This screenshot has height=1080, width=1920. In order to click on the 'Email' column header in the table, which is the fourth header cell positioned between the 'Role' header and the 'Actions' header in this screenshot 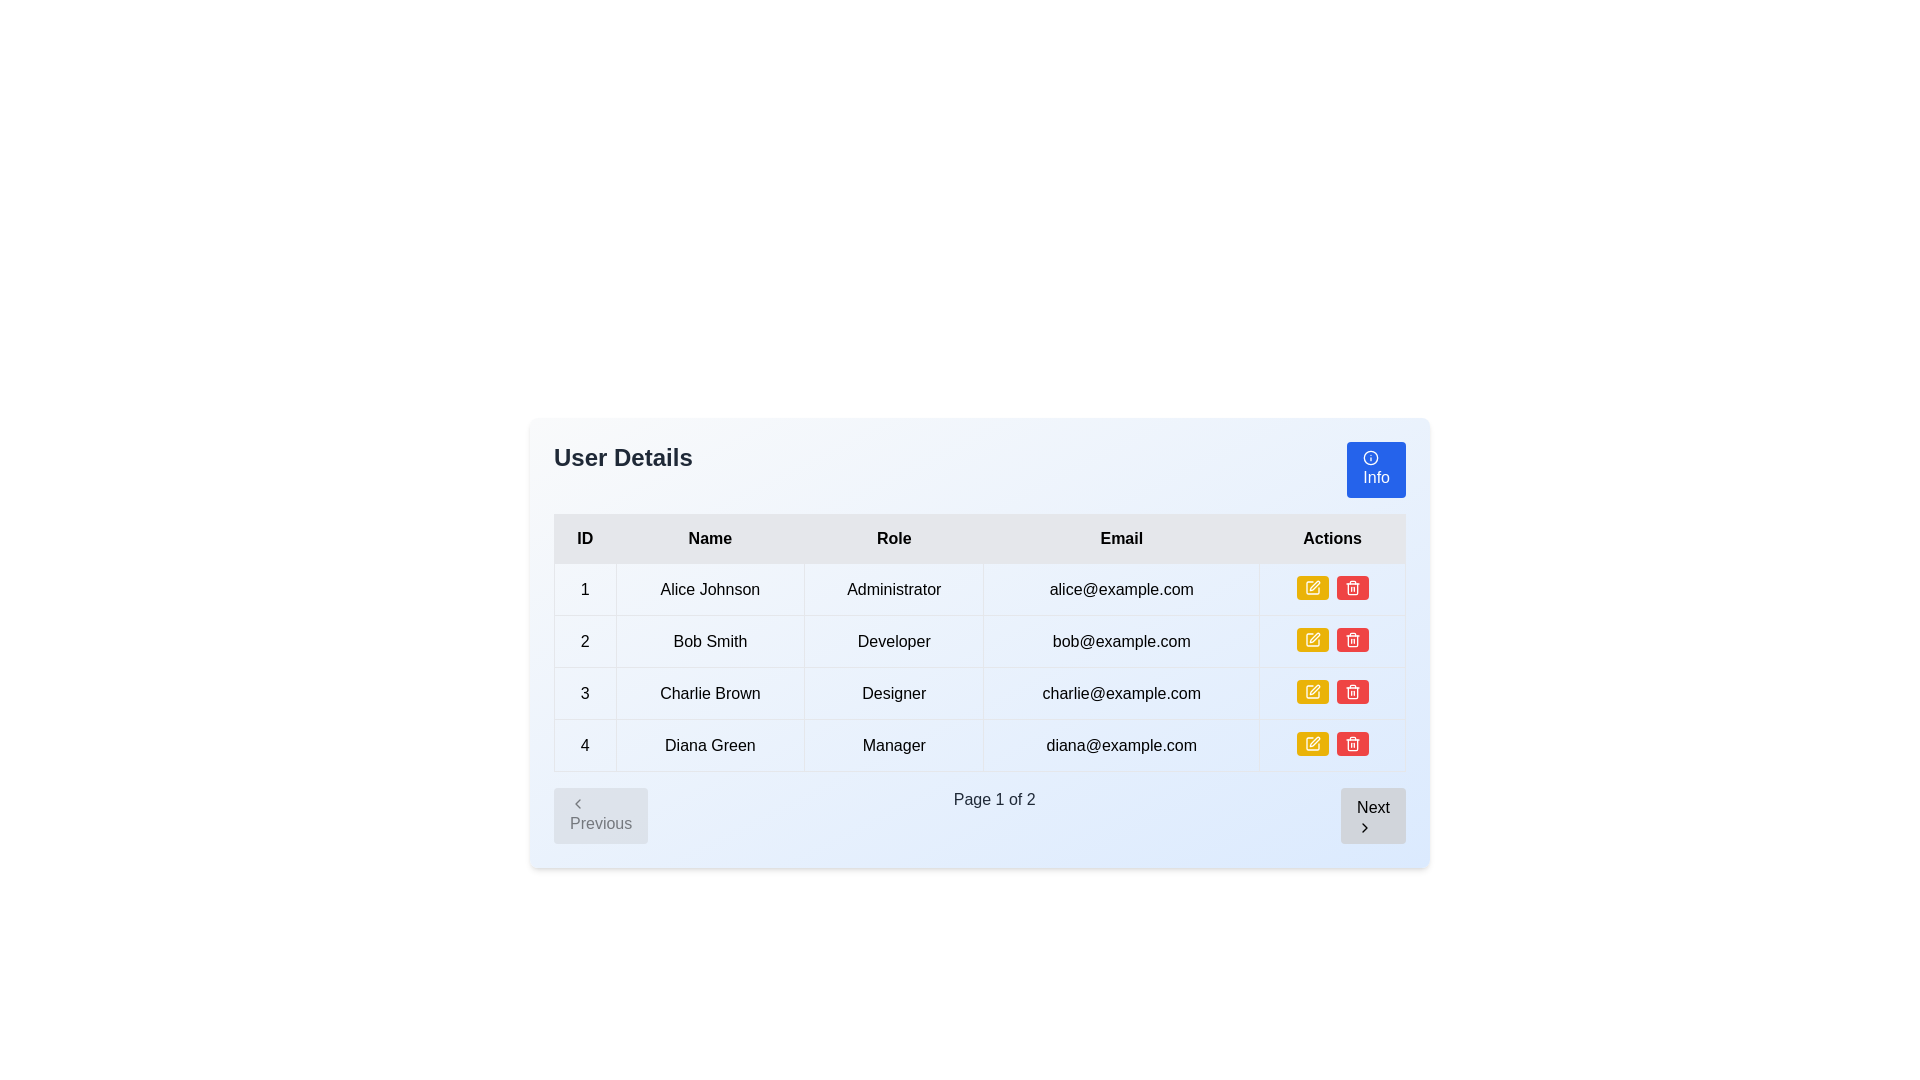, I will do `click(1121, 538)`.